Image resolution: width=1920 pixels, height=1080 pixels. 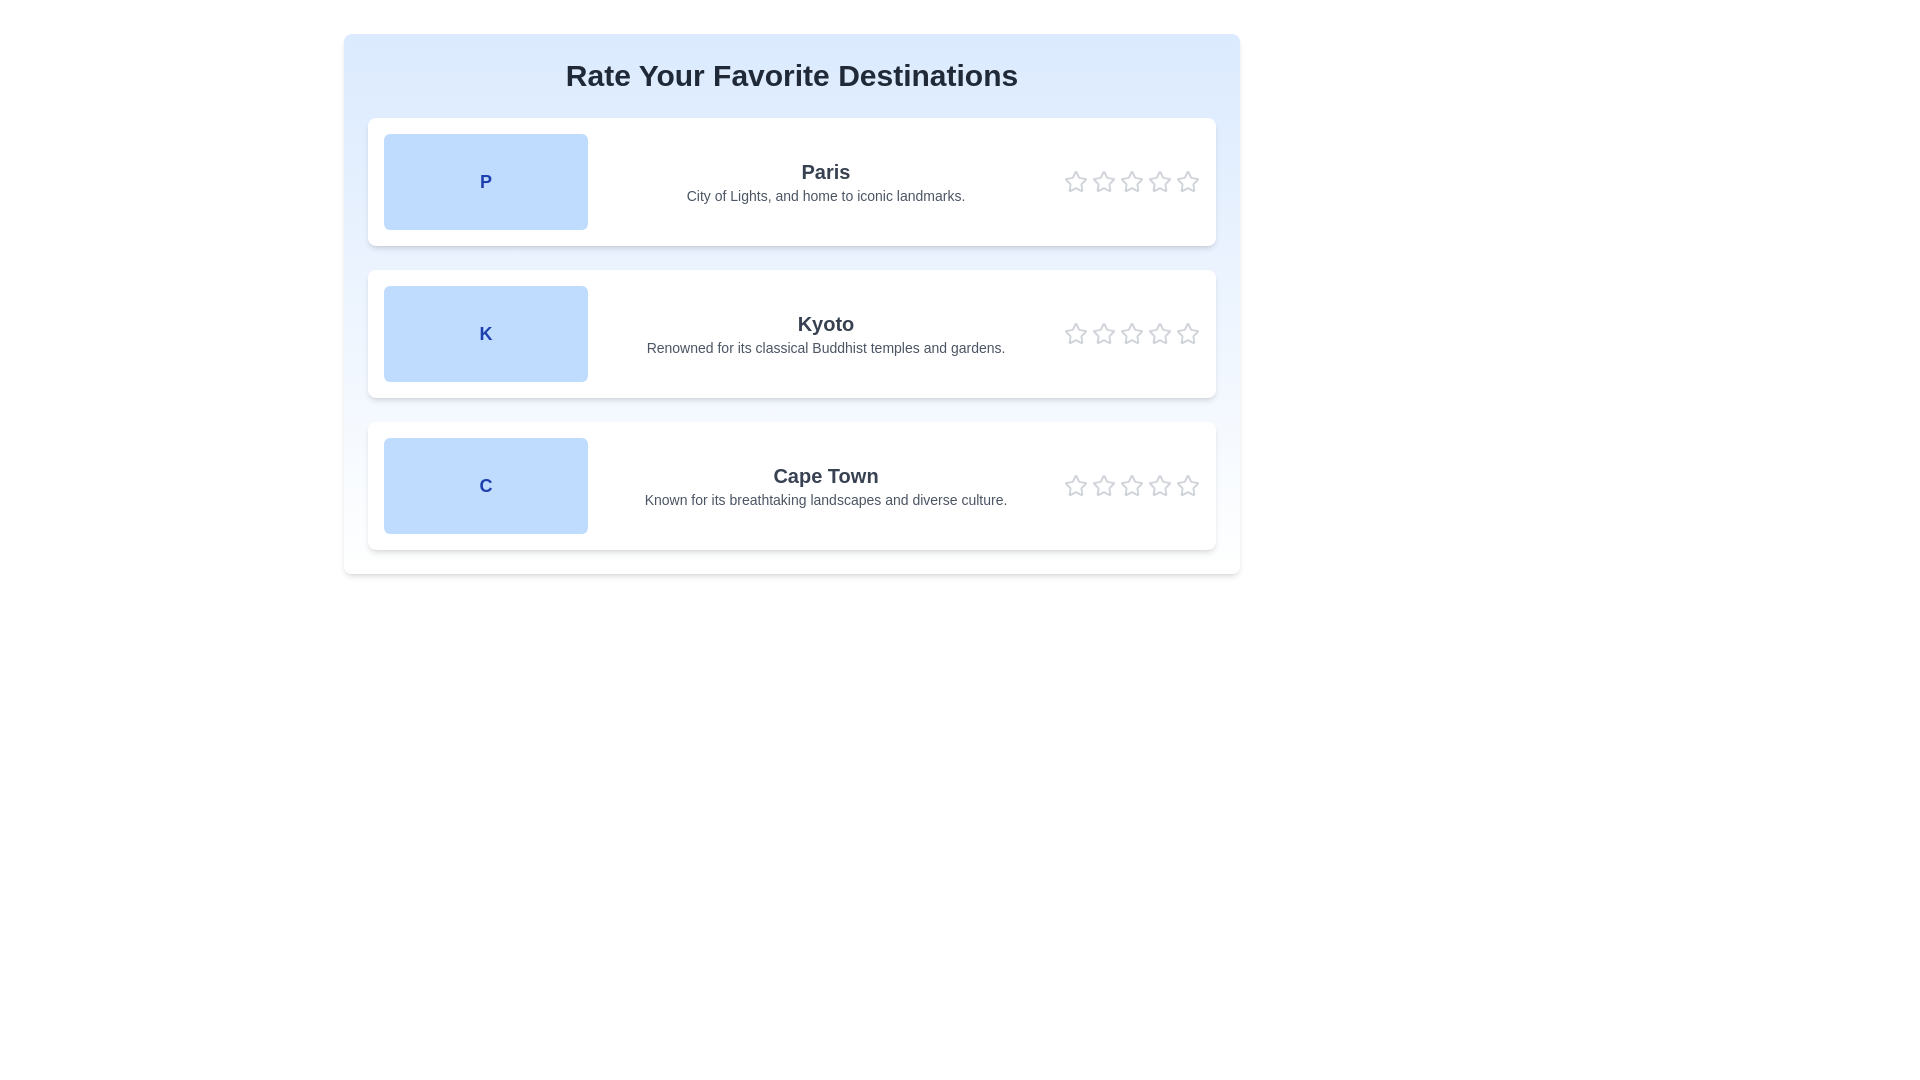 What do you see at coordinates (825, 333) in the screenshot?
I see `text content providing a title and short description about Kyoto, located in the second item of a vertically stacked list, centered horizontally below a large blue rounded square with a 'K' in the center` at bounding box center [825, 333].